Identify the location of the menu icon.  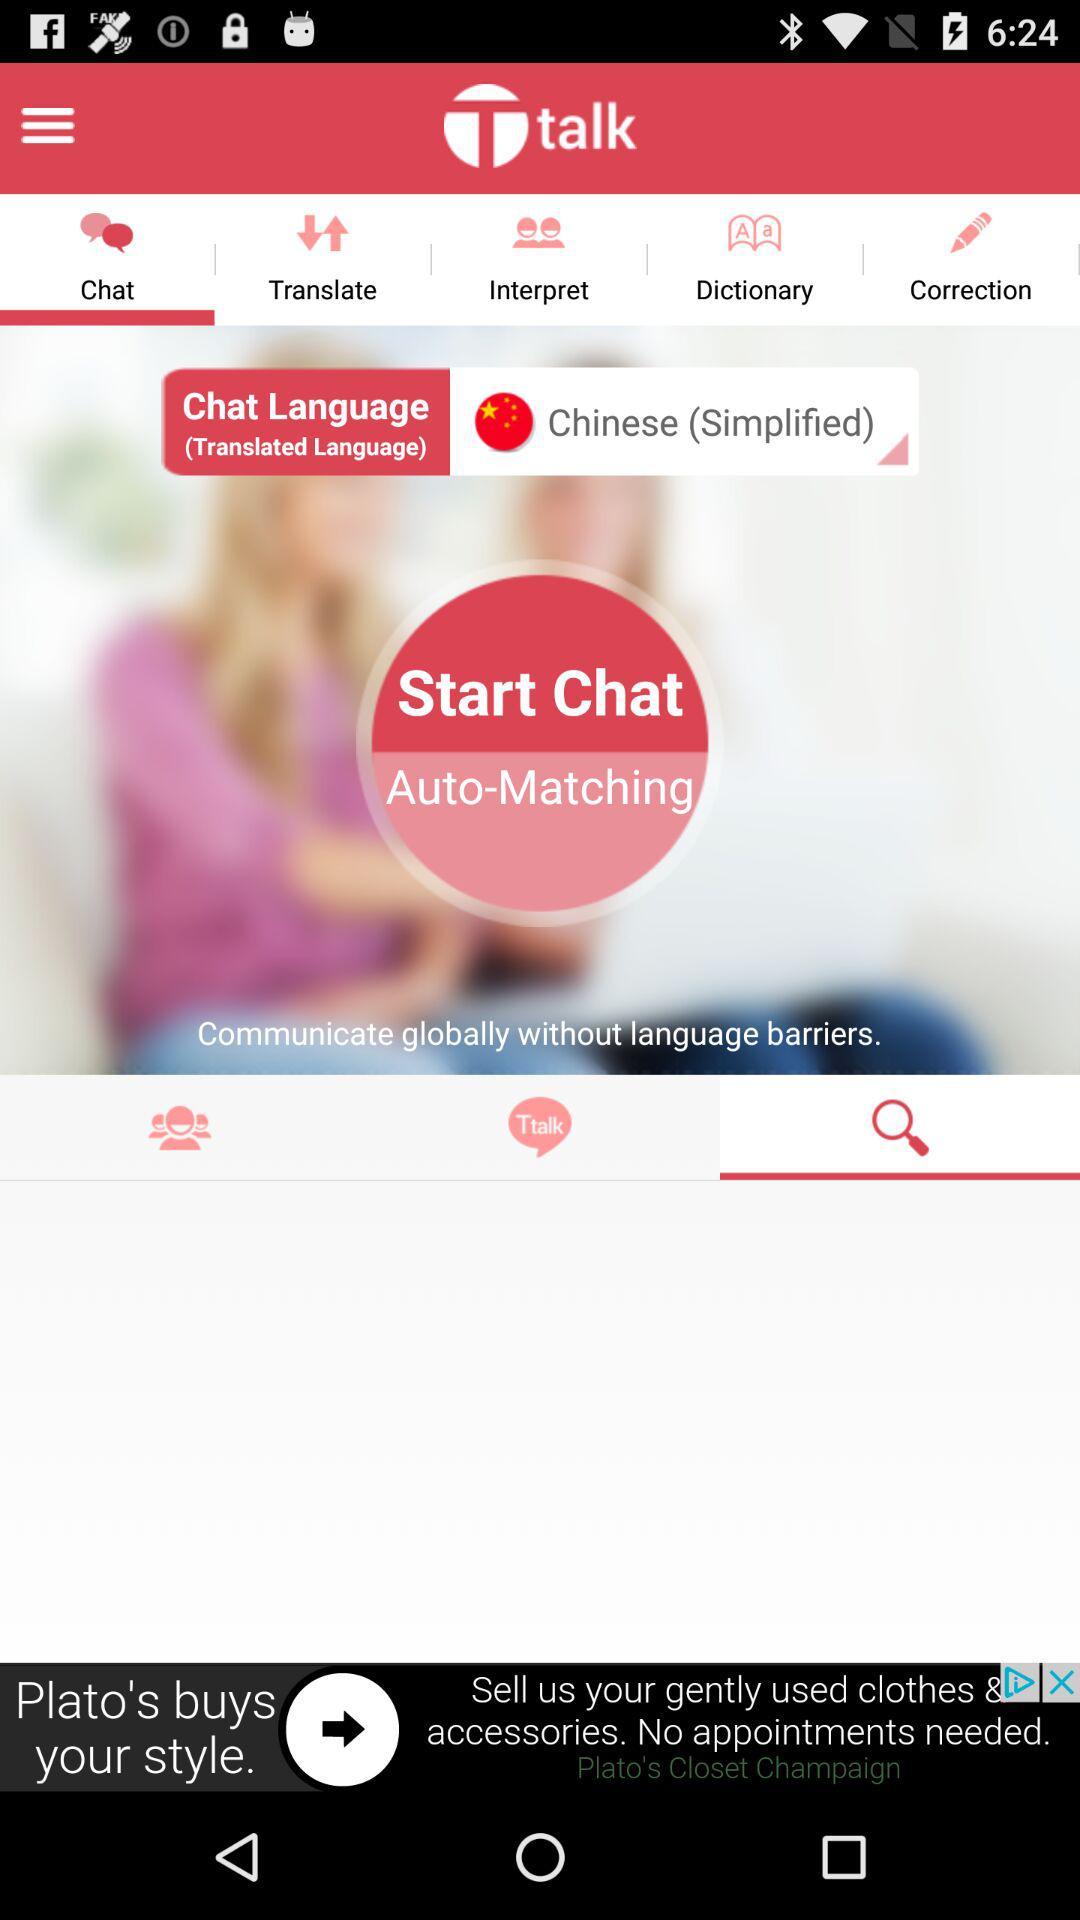
(46, 133).